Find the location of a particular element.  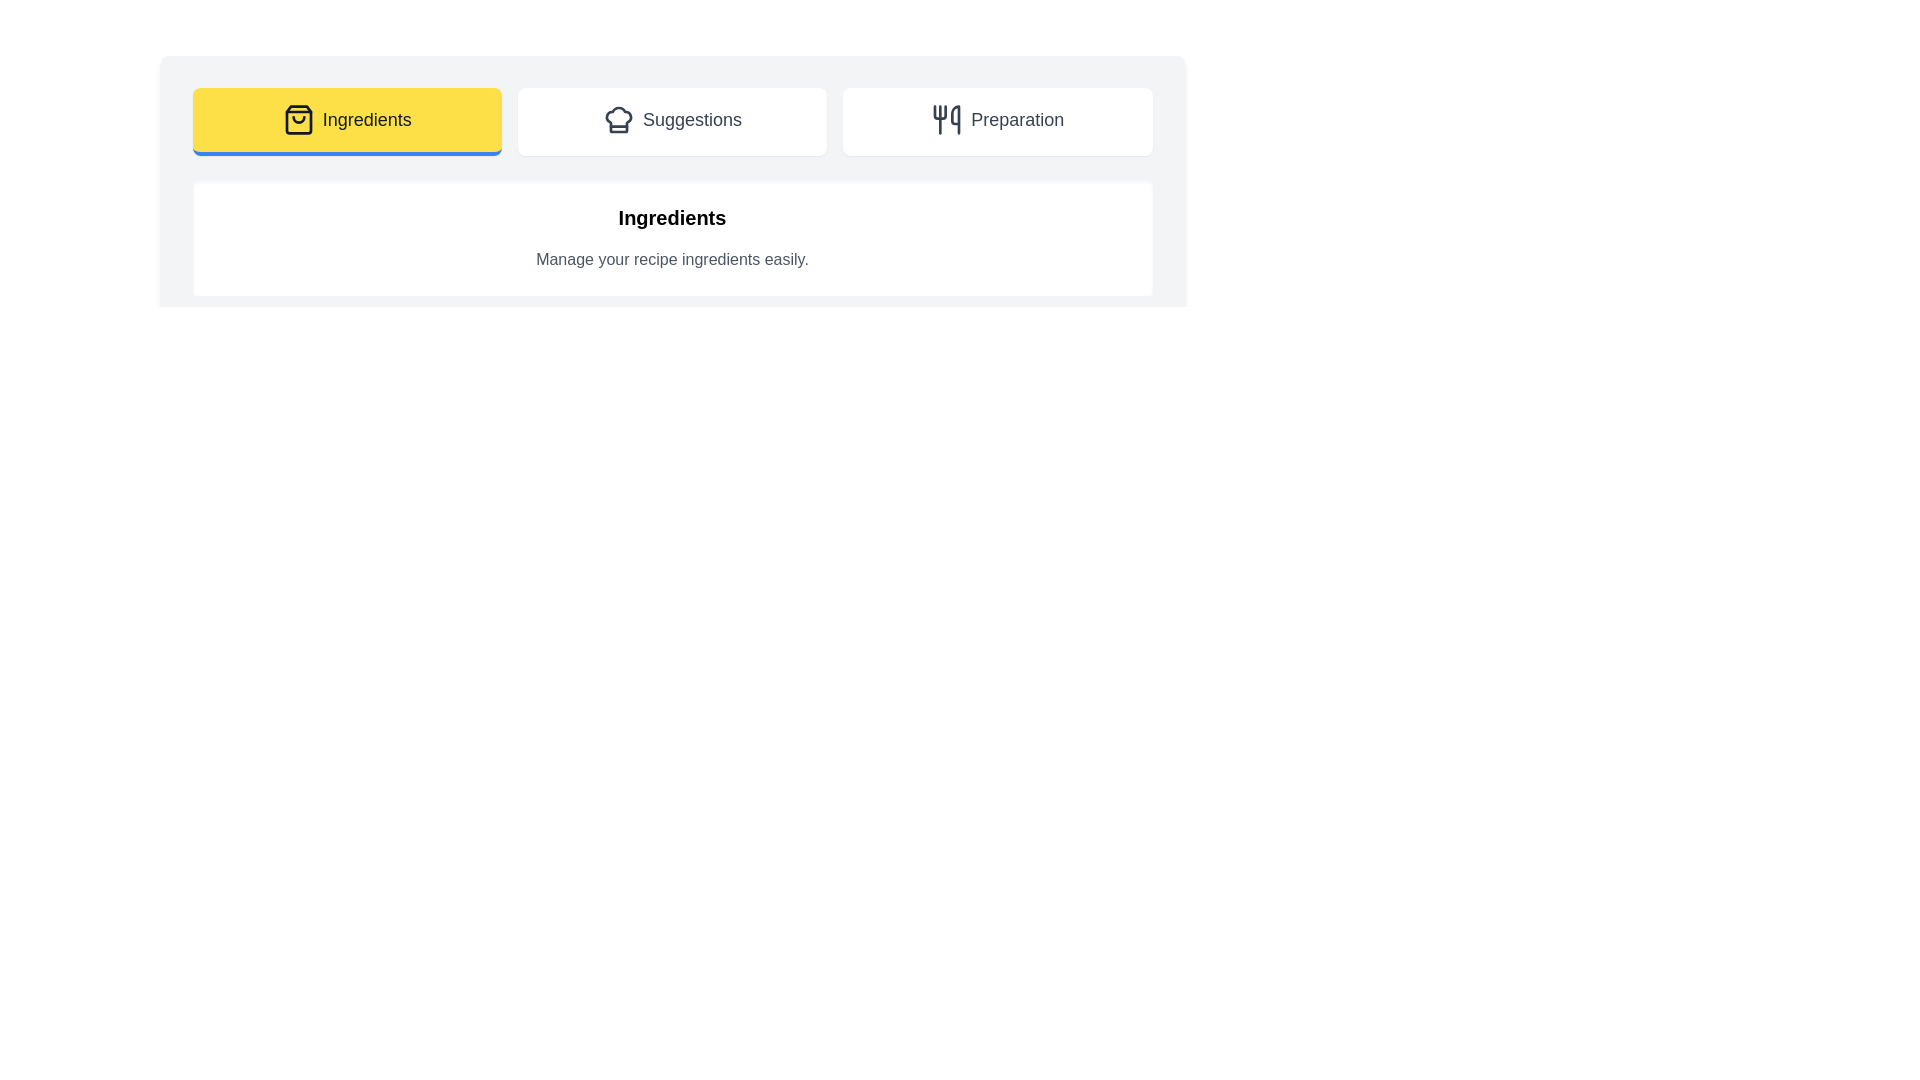

the tab labeled Preparation is located at coordinates (997, 122).